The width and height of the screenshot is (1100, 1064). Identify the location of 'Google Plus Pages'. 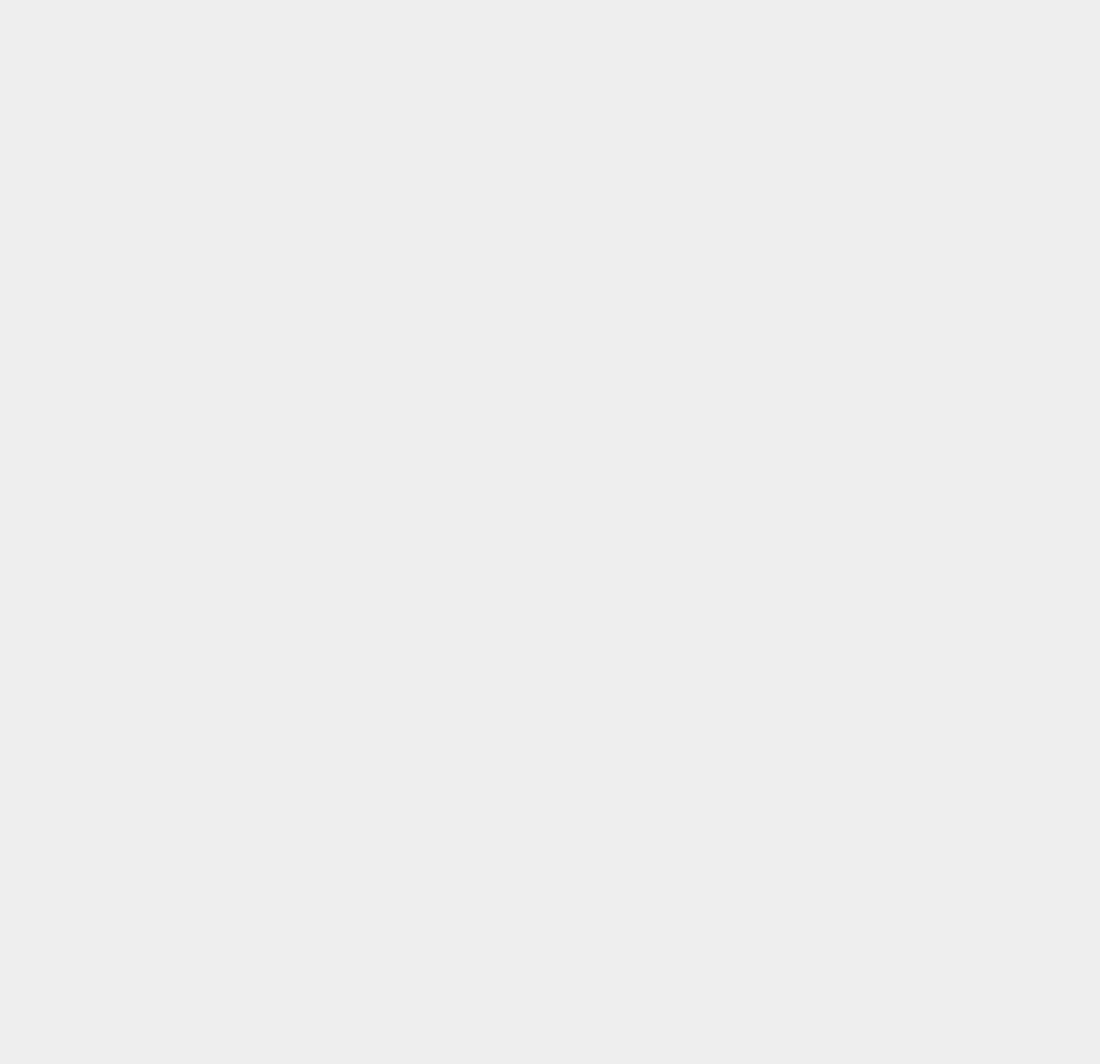
(778, 71).